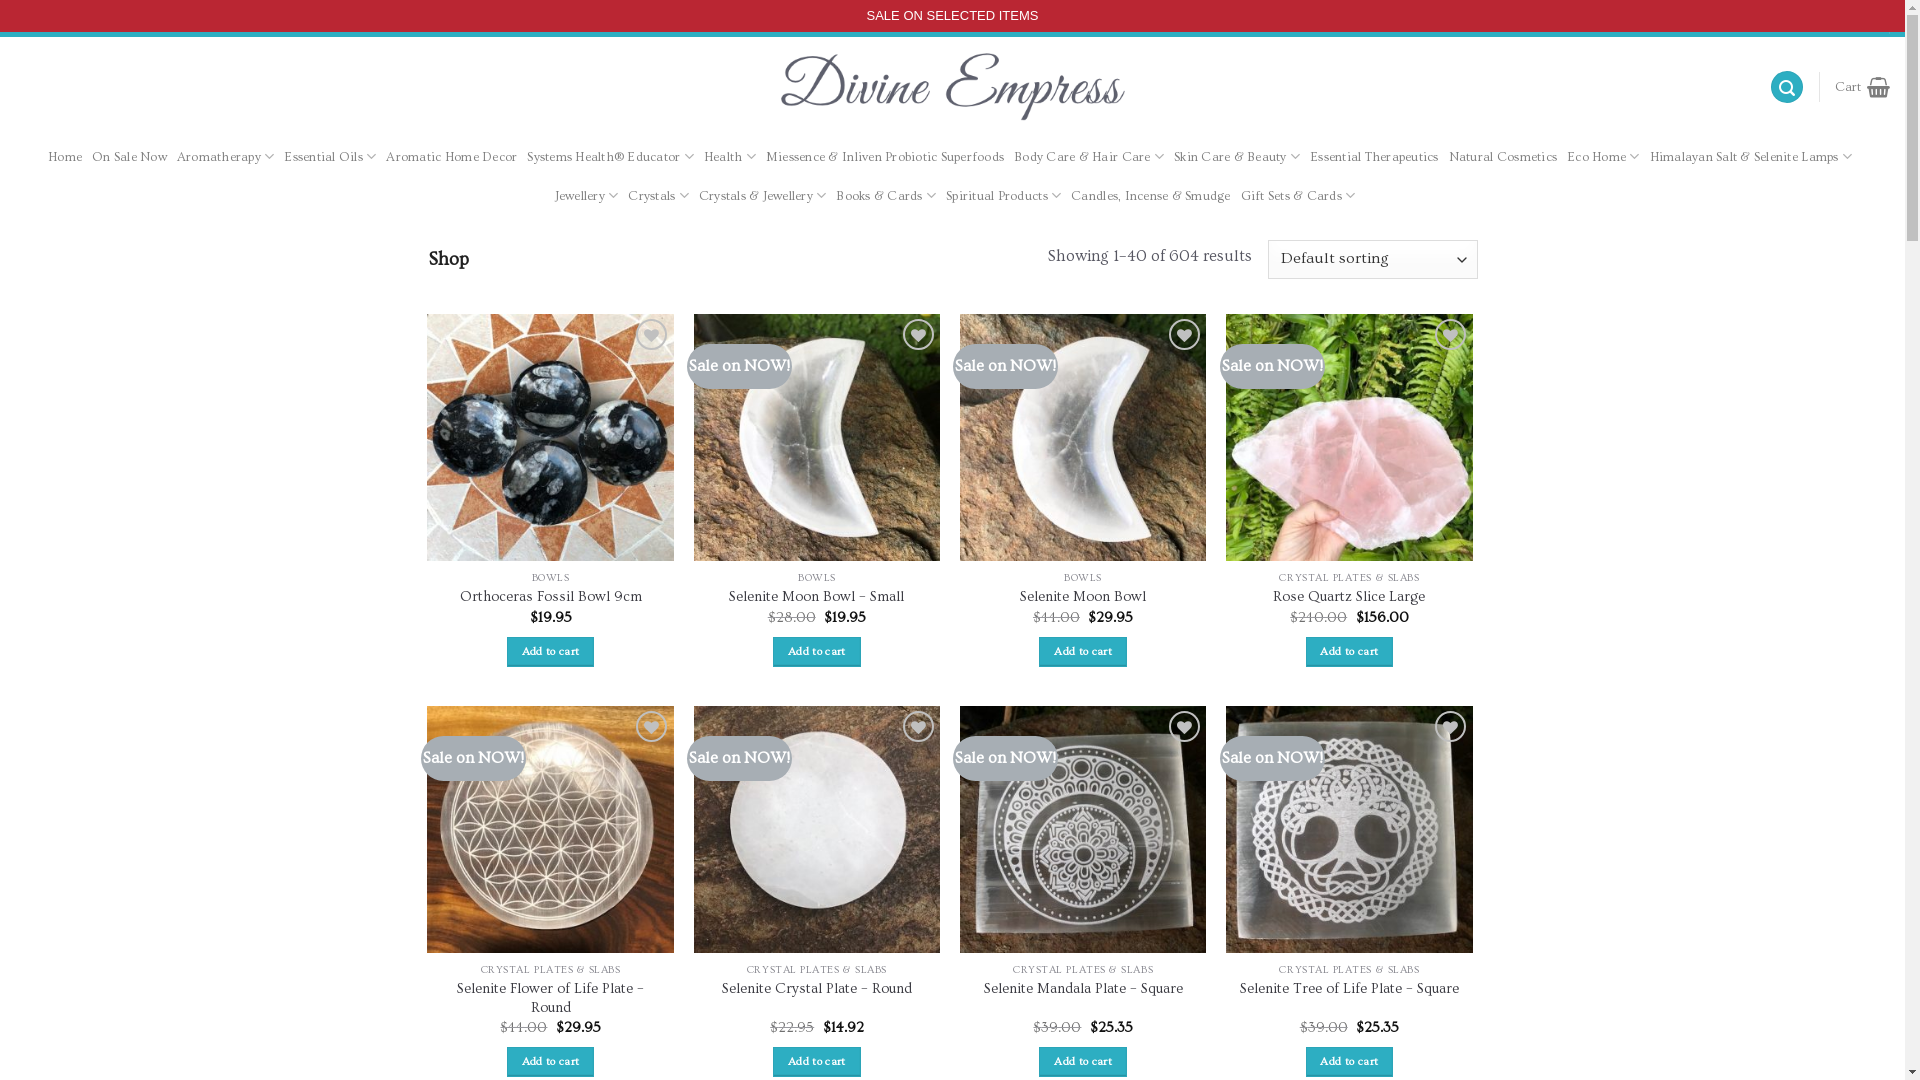  What do you see at coordinates (1150, 196) in the screenshot?
I see `'Candles, Incense & Smudge'` at bounding box center [1150, 196].